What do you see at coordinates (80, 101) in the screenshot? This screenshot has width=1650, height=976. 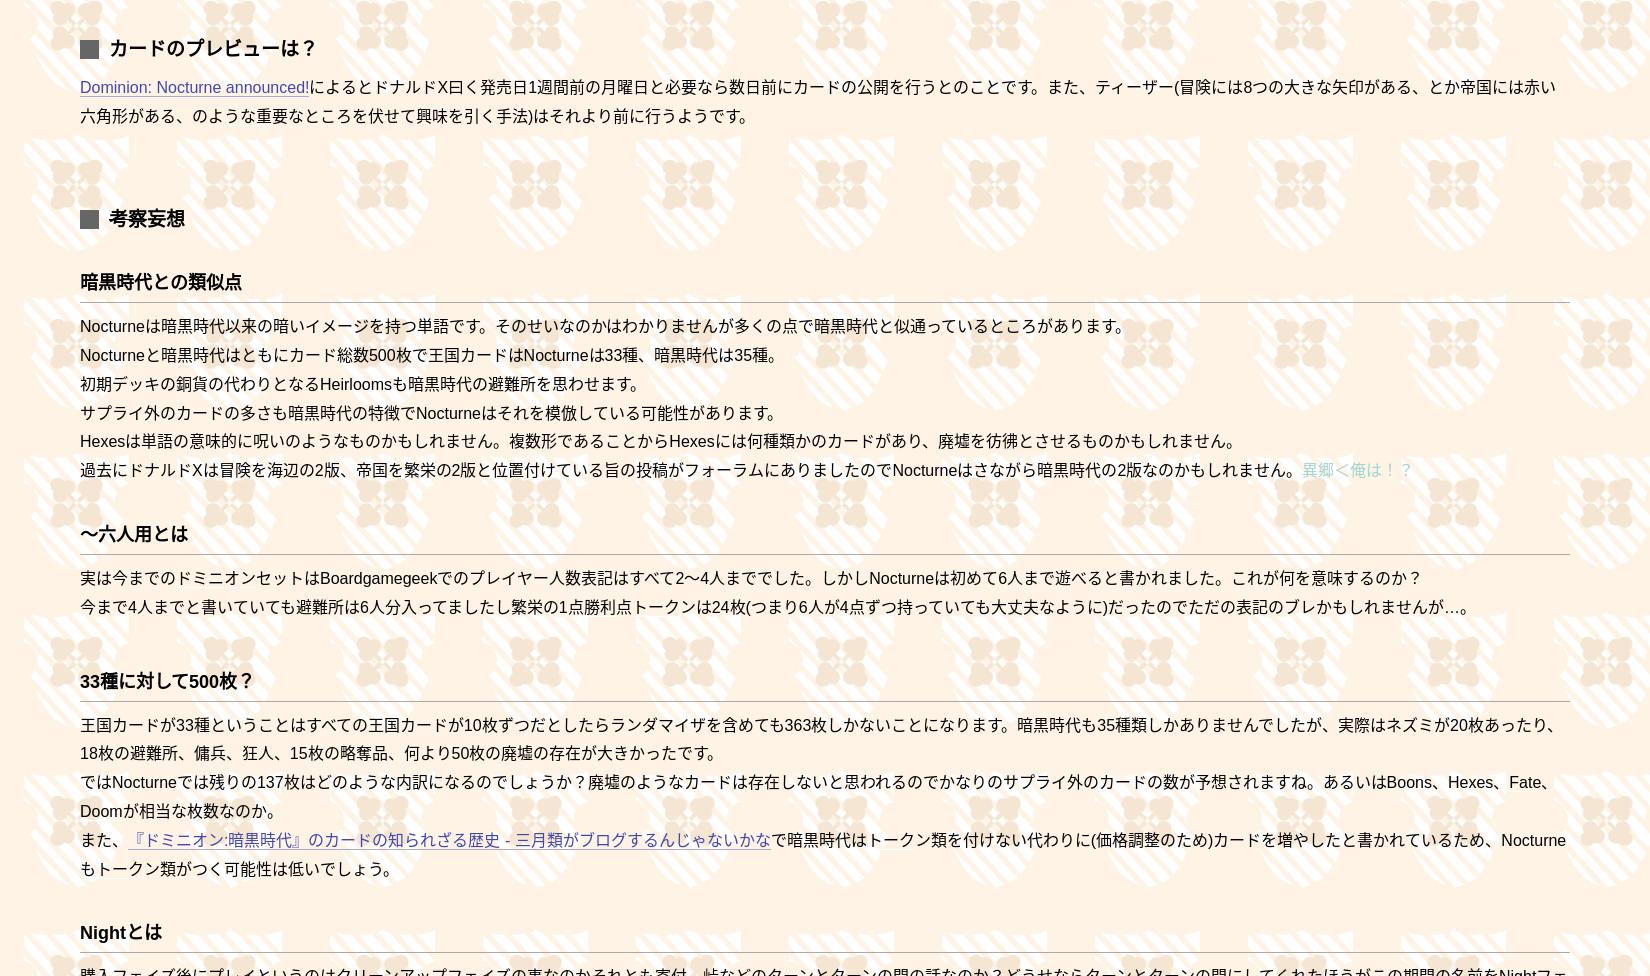 I see `'によるとドナルドX曰く発売日1週間前の月曜日と必要なら数日前にカードの公開を行うとのことです。また、ティーザー(冒険には8つの大きな矢印がある、とか帝国には赤い六角形がある、のよ'` at bounding box center [80, 101].